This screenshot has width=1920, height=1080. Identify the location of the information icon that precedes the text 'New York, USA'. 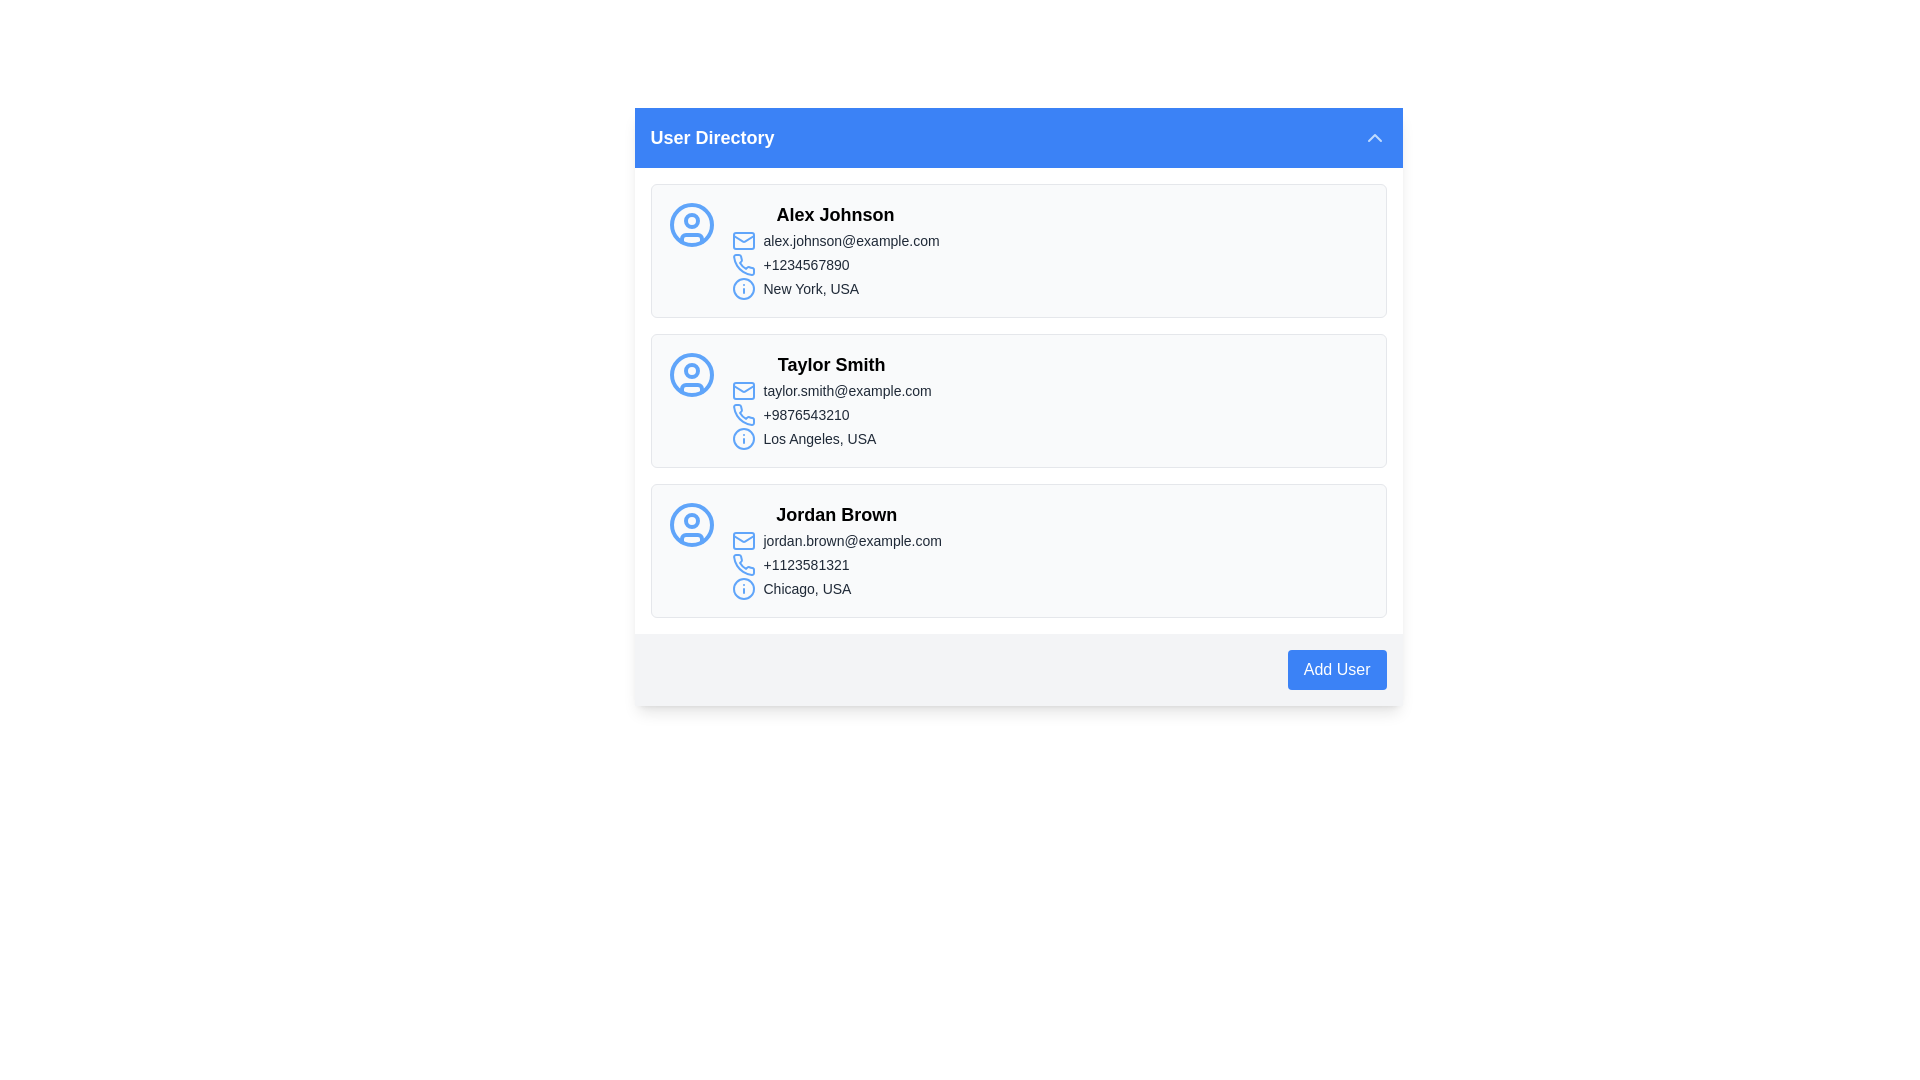
(742, 289).